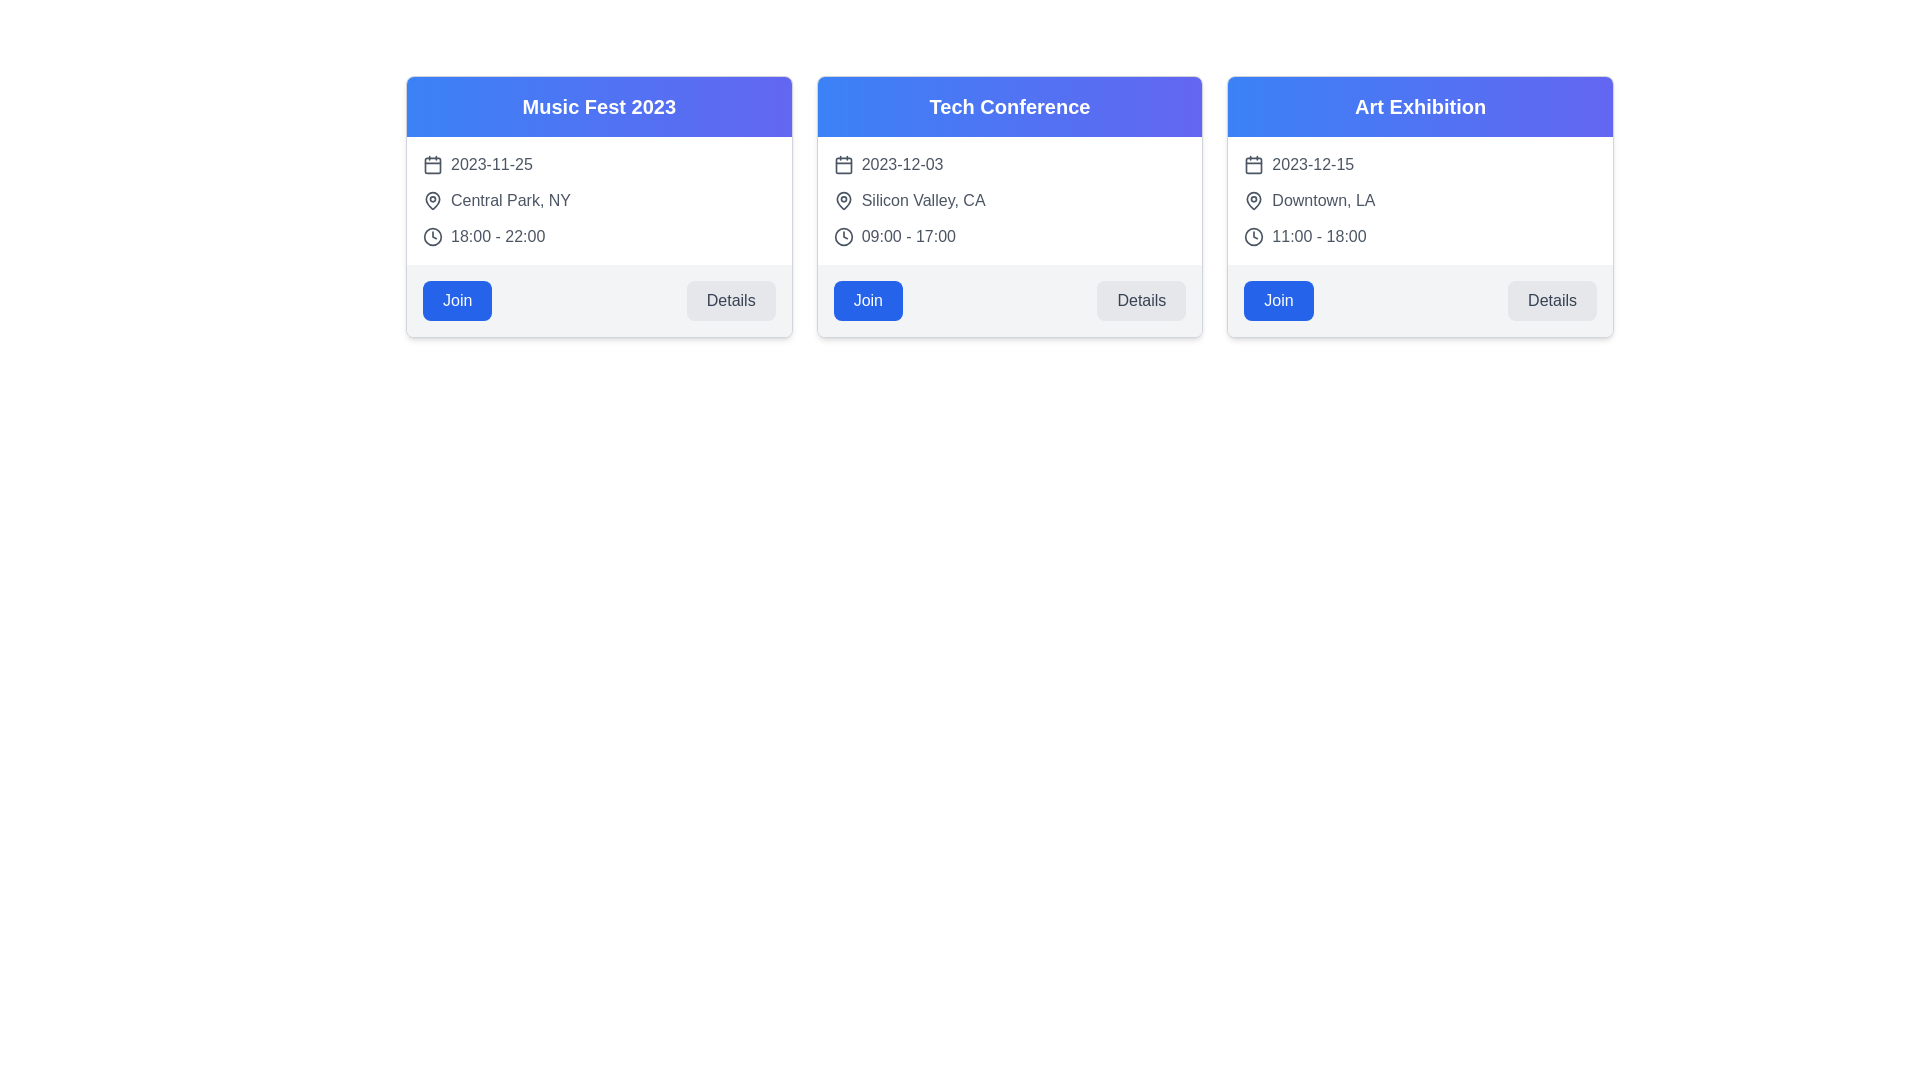  What do you see at coordinates (1278, 300) in the screenshot?
I see `the 'Join' button for the 'Art Exhibition' event using keyboard navigation` at bounding box center [1278, 300].